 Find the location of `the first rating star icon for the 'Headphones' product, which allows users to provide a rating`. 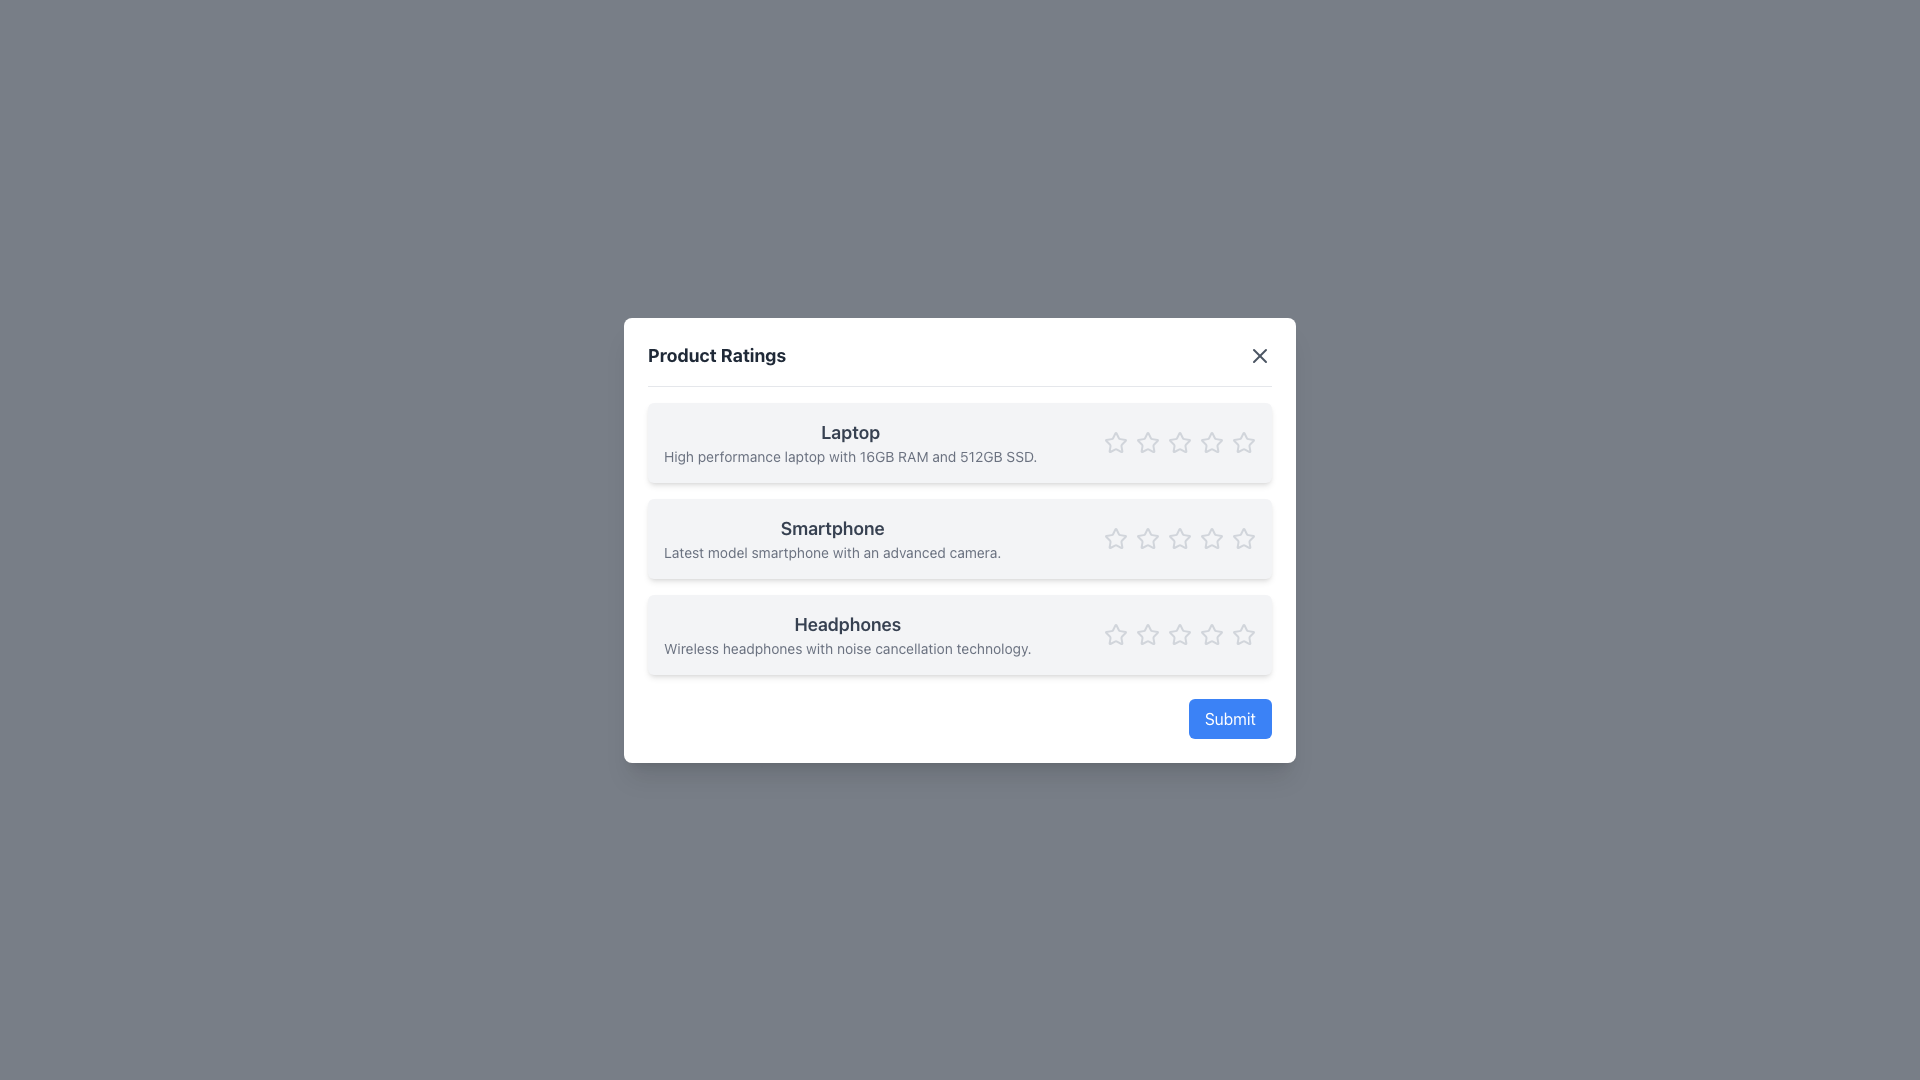

the first rating star icon for the 'Headphones' product, which allows users to provide a rating is located at coordinates (1147, 634).